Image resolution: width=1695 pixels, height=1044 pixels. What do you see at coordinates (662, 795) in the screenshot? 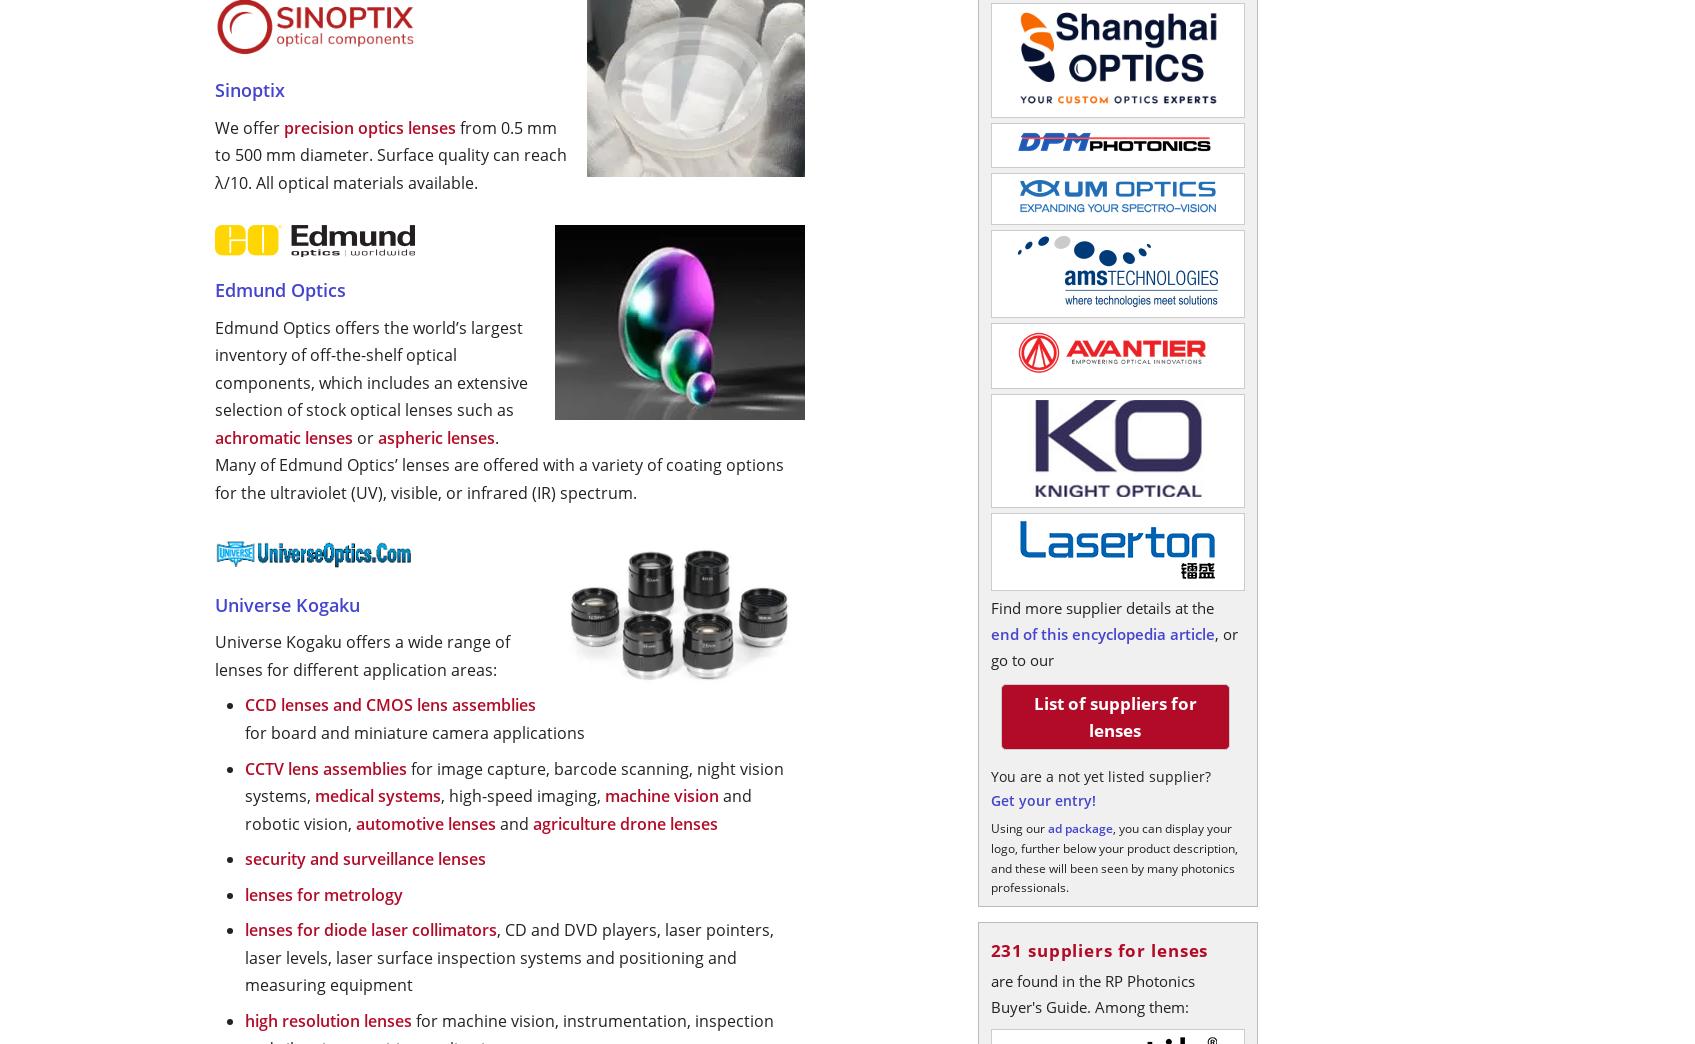
I see `'machine vision'` at bounding box center [662, 795].